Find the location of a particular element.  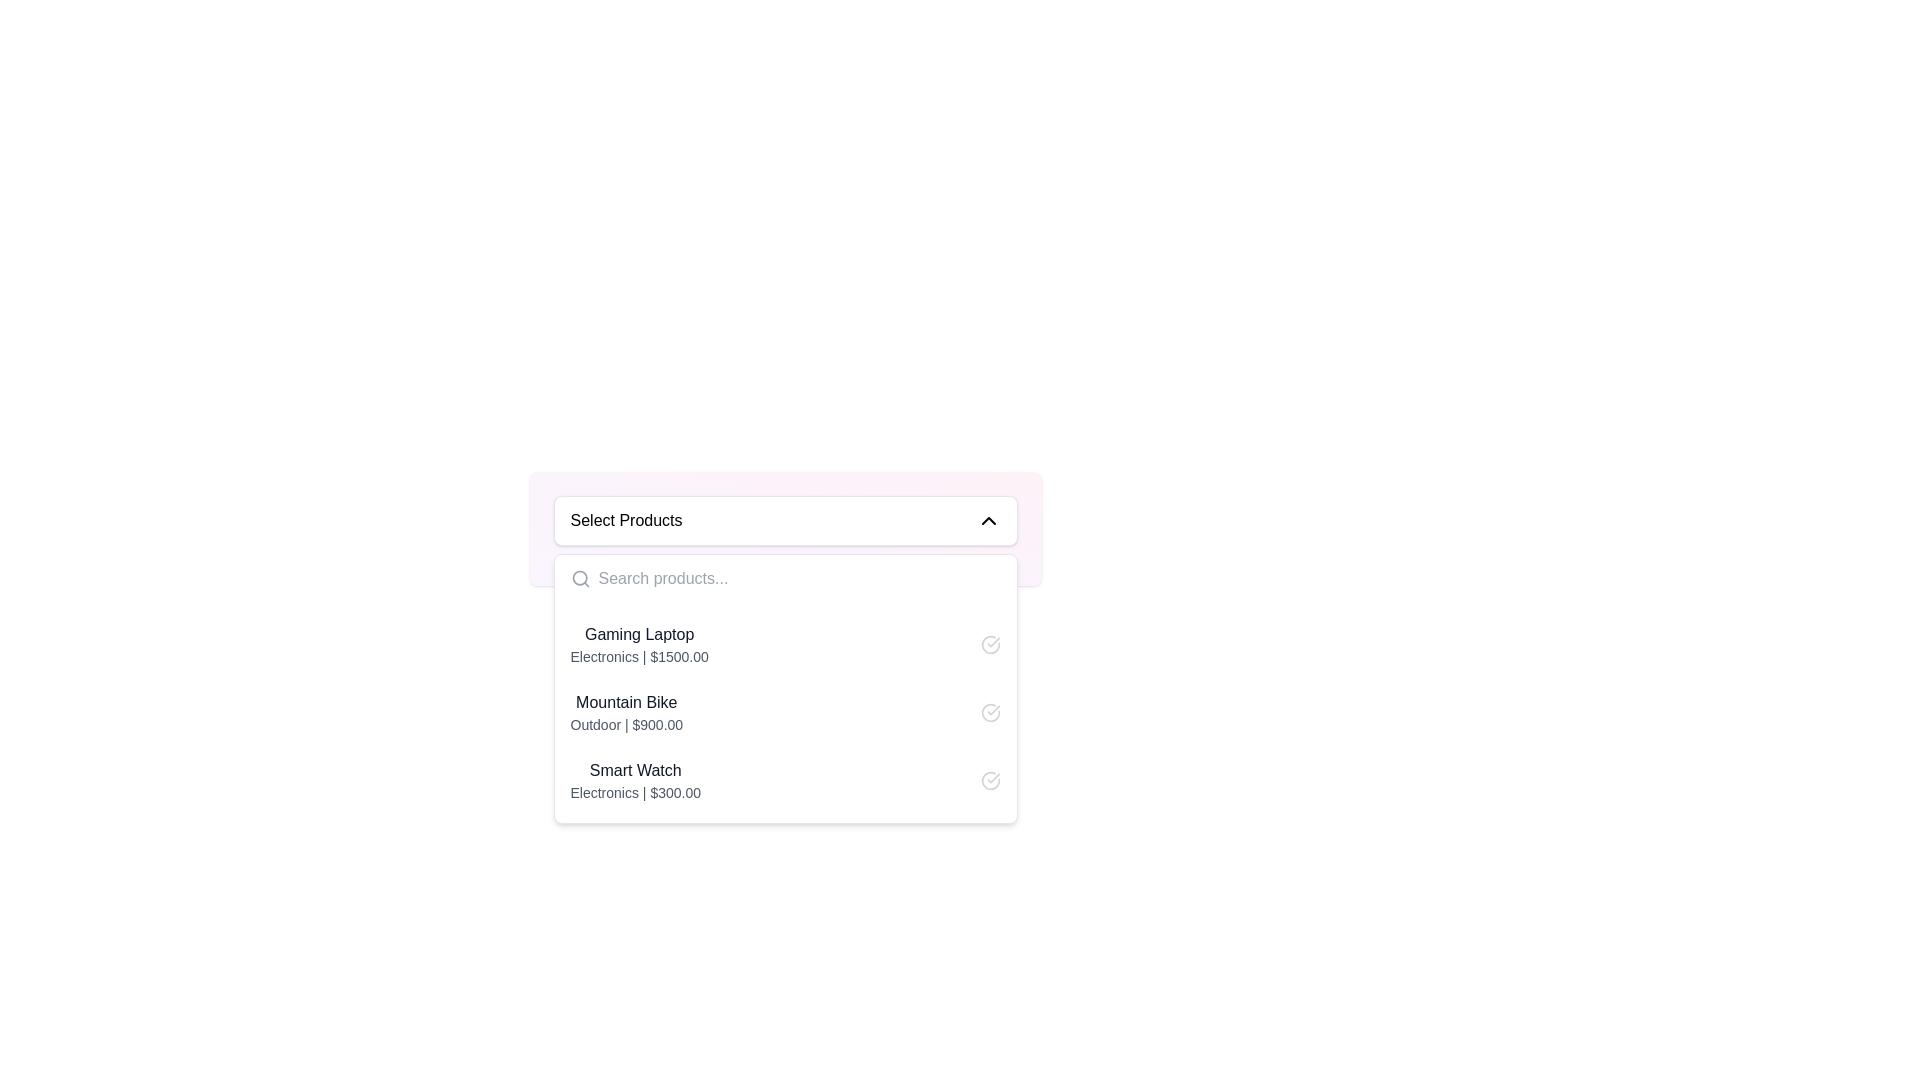

the selectable product option 'Smart Watch' located in the dropdown menu under 'Select Products' is located at coordinates (634, 779).